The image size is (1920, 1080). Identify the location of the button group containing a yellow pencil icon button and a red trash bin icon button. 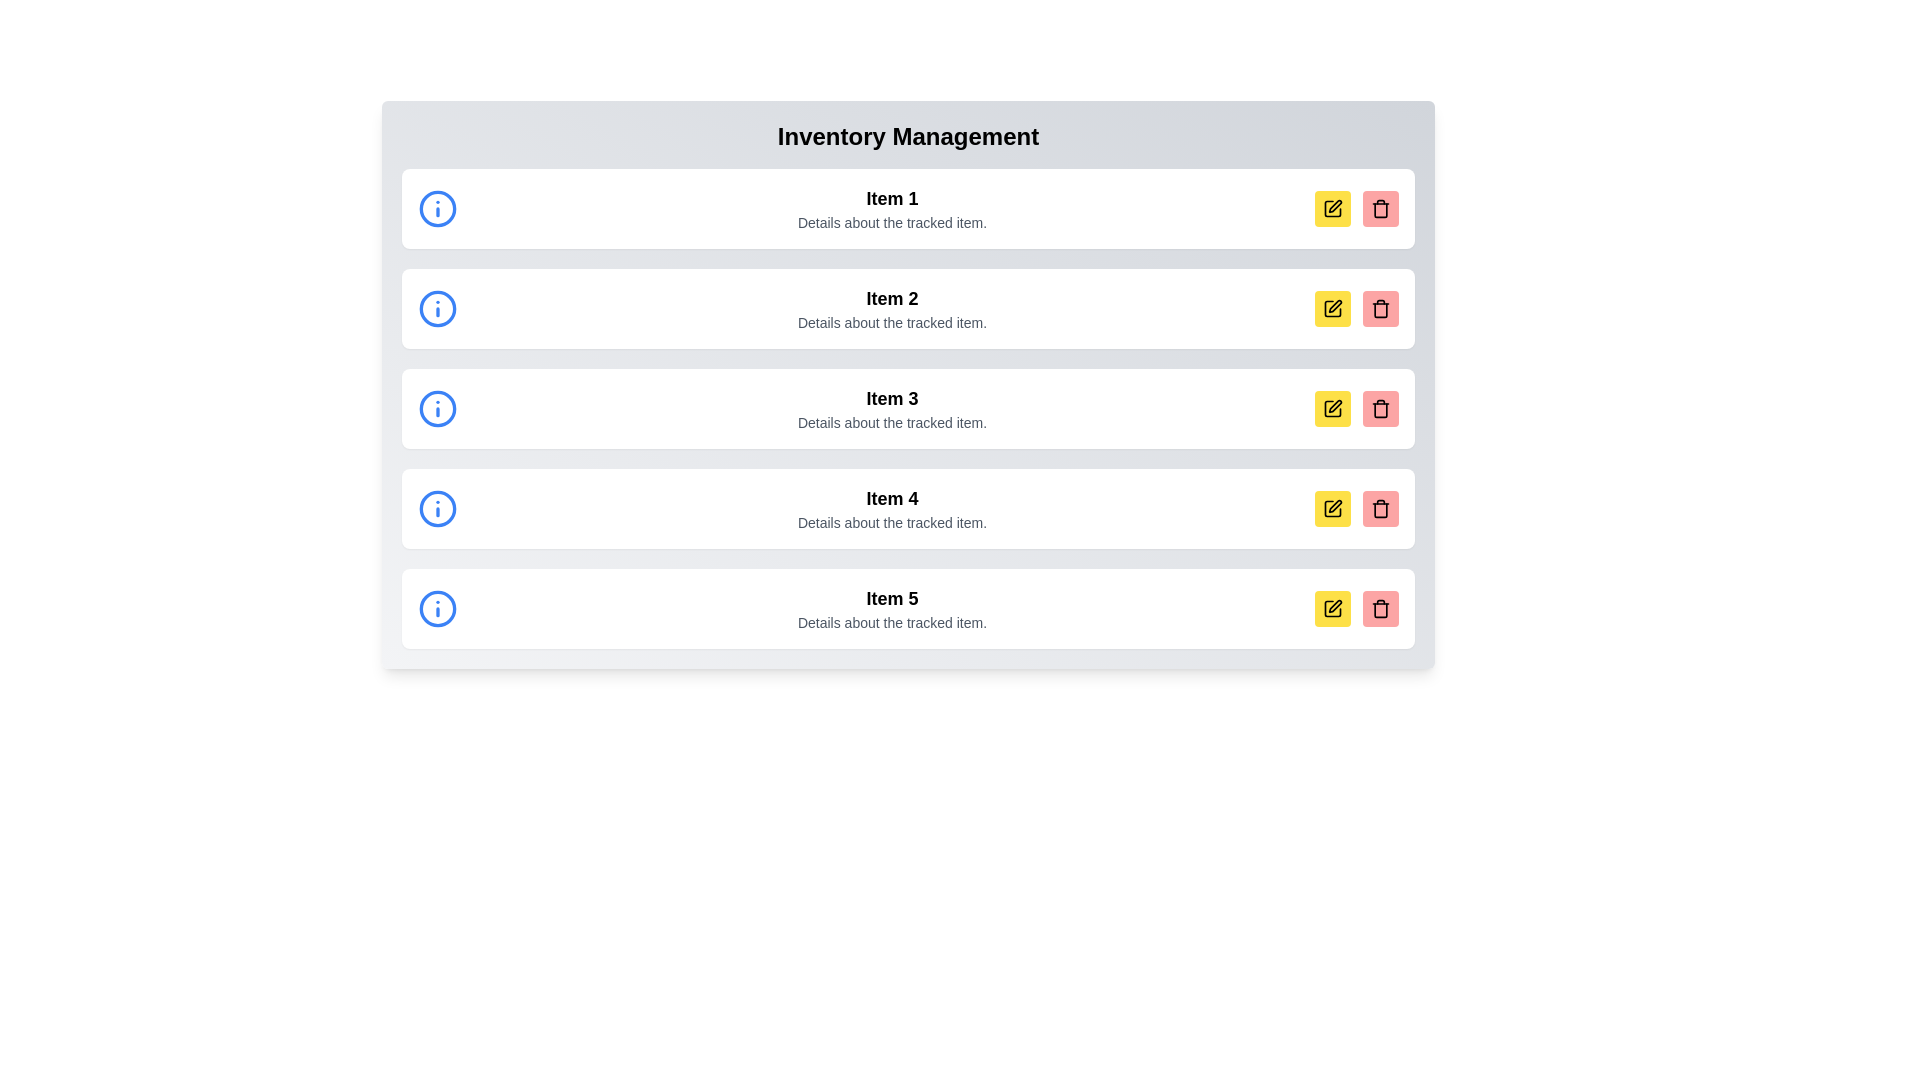
(1357, 608).